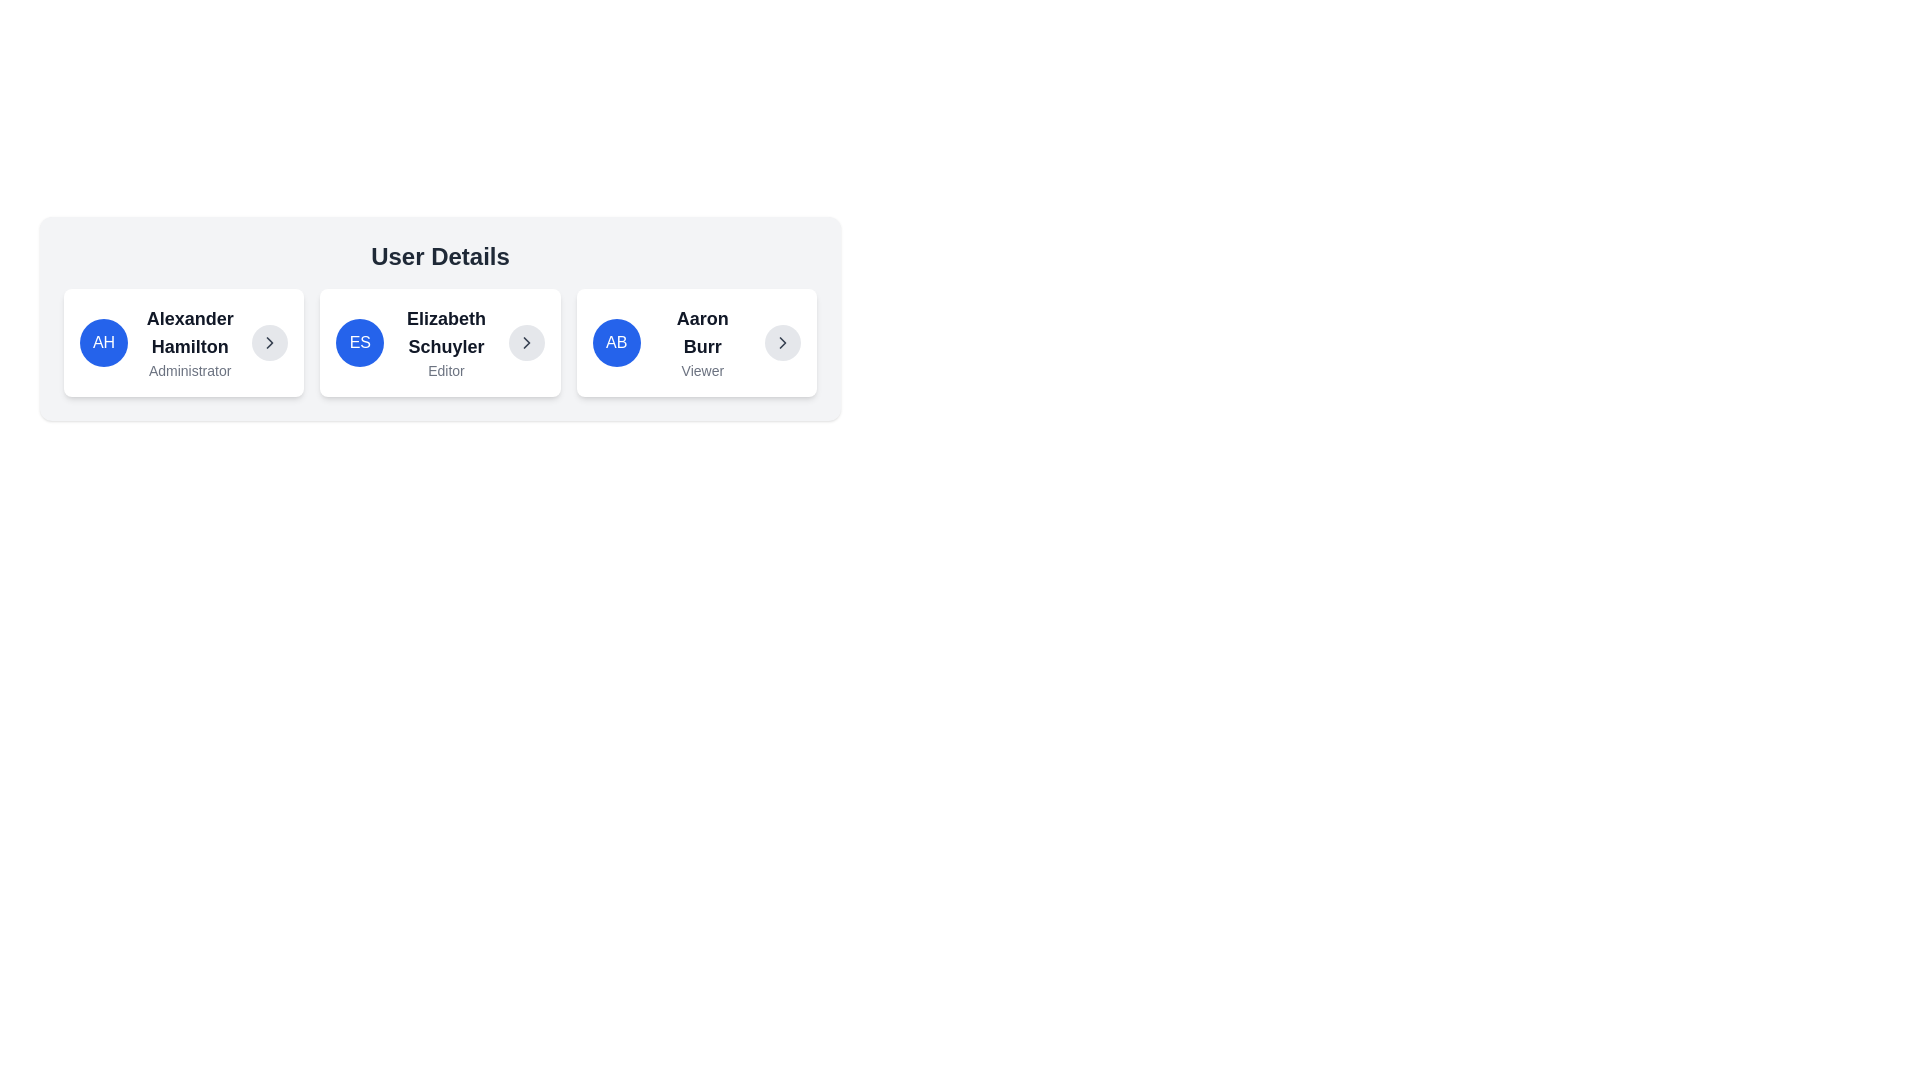 The width and height of the screenshot is (1920, 1080). What do you see at coordinates (702, 370) in the screenshot?
I see `the 'Viewer' text label that indicates the role of 'Aaron Burr', located at the bottom of the user card, which is the third card from the left in a horizontal list` at bounding box center [702, 370].